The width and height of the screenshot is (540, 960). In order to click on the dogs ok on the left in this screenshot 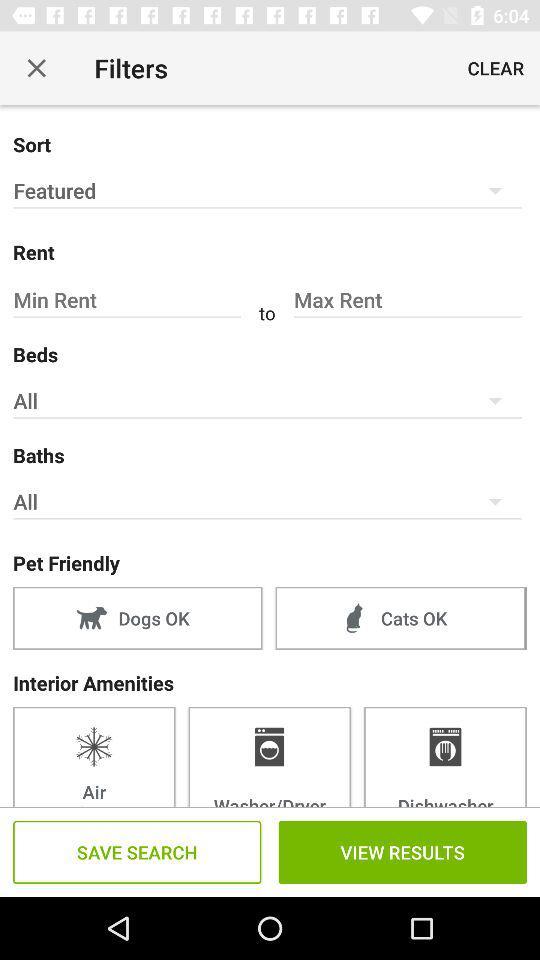, I will do `click(136, 617)`.